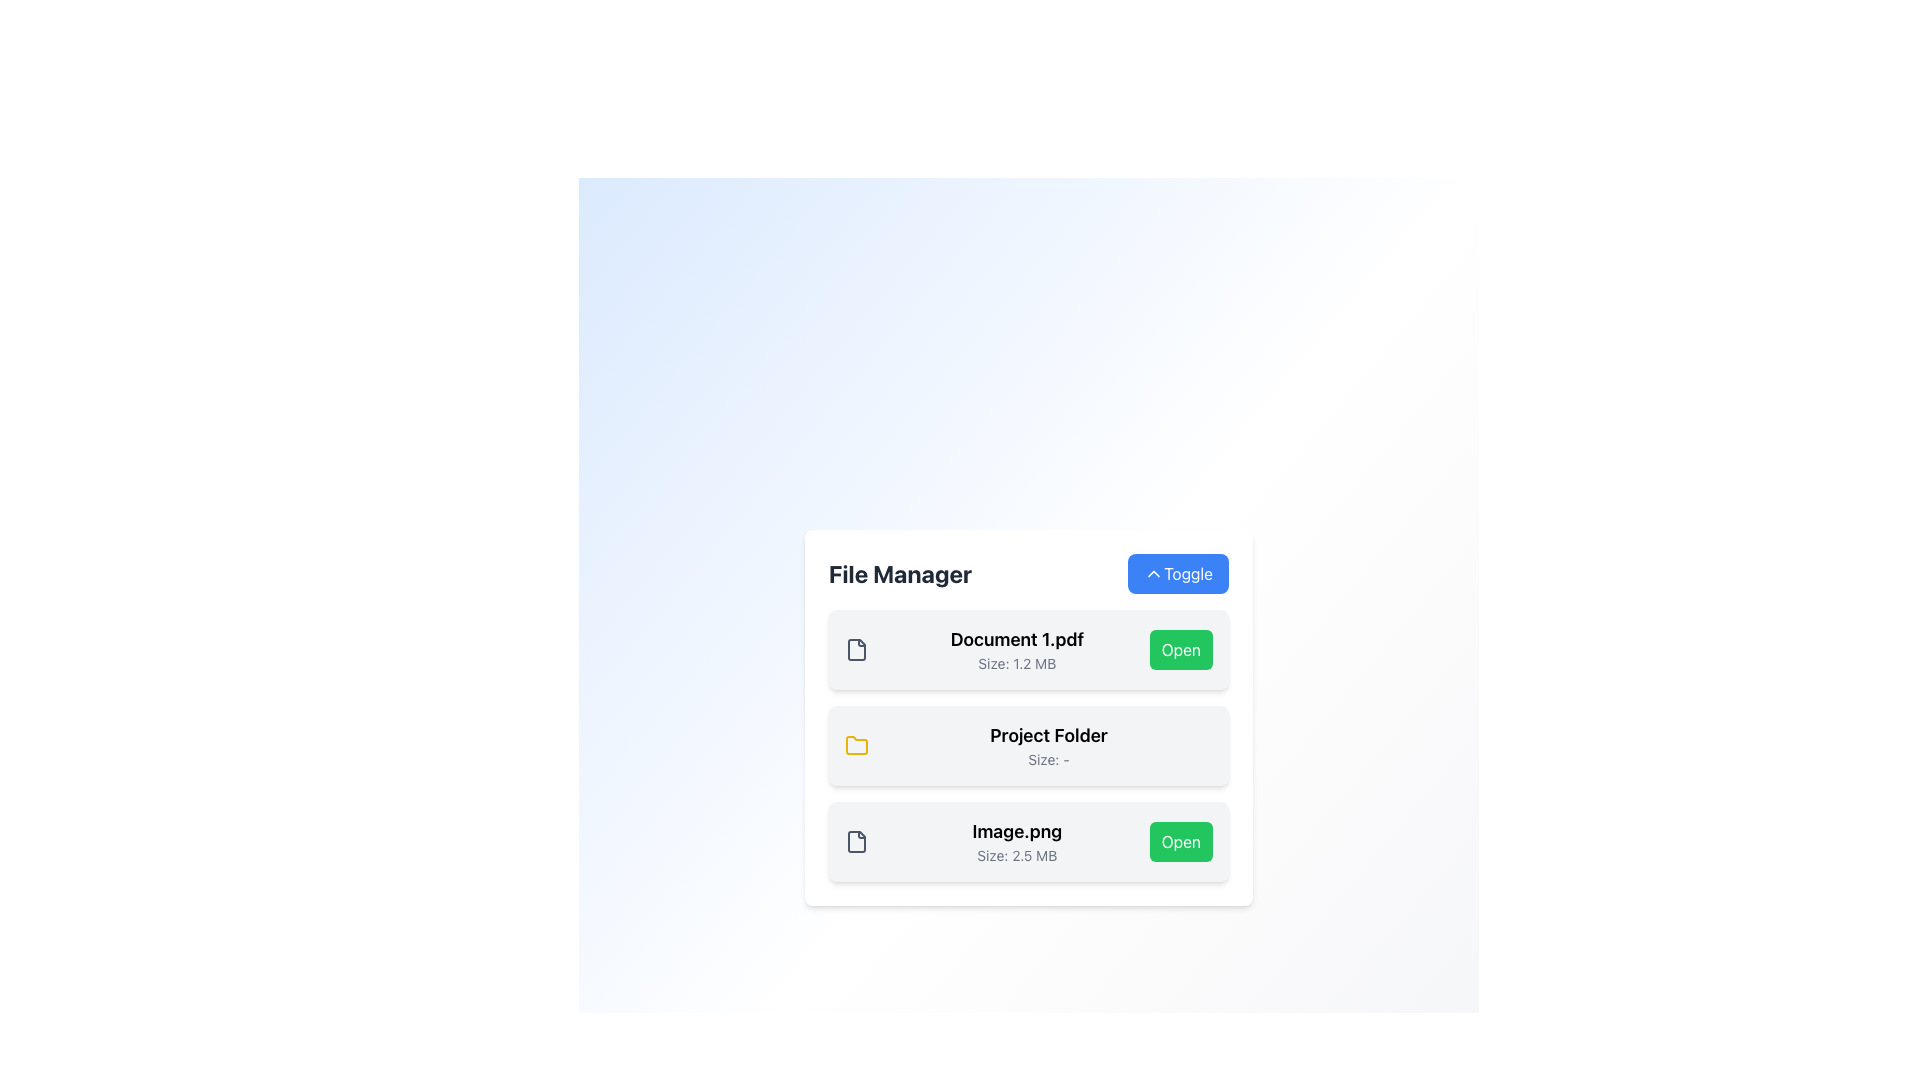 Image resolution: width=1920 pixels, height=1080 pixels. What do you see at coordinates (1017, 650) in the screenshot?
I see `the text block that displays the name and file size of 'Document 1.pdf' located in the first file listing card of the file manager interface` at bounding box center [1017, 650].